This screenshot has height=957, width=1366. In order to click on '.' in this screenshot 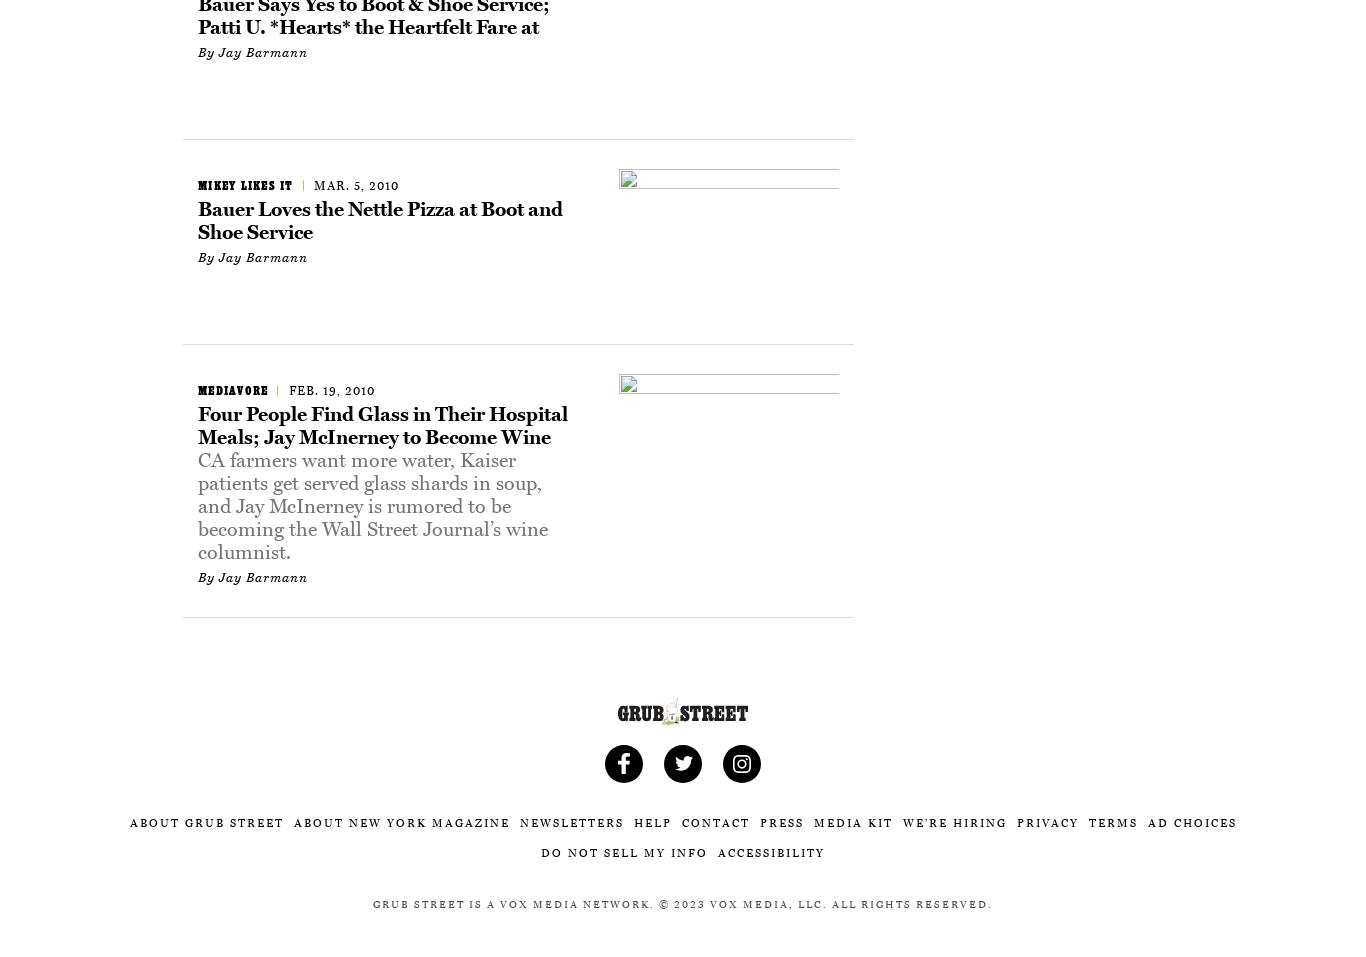, I will do `click(648, 905)`.